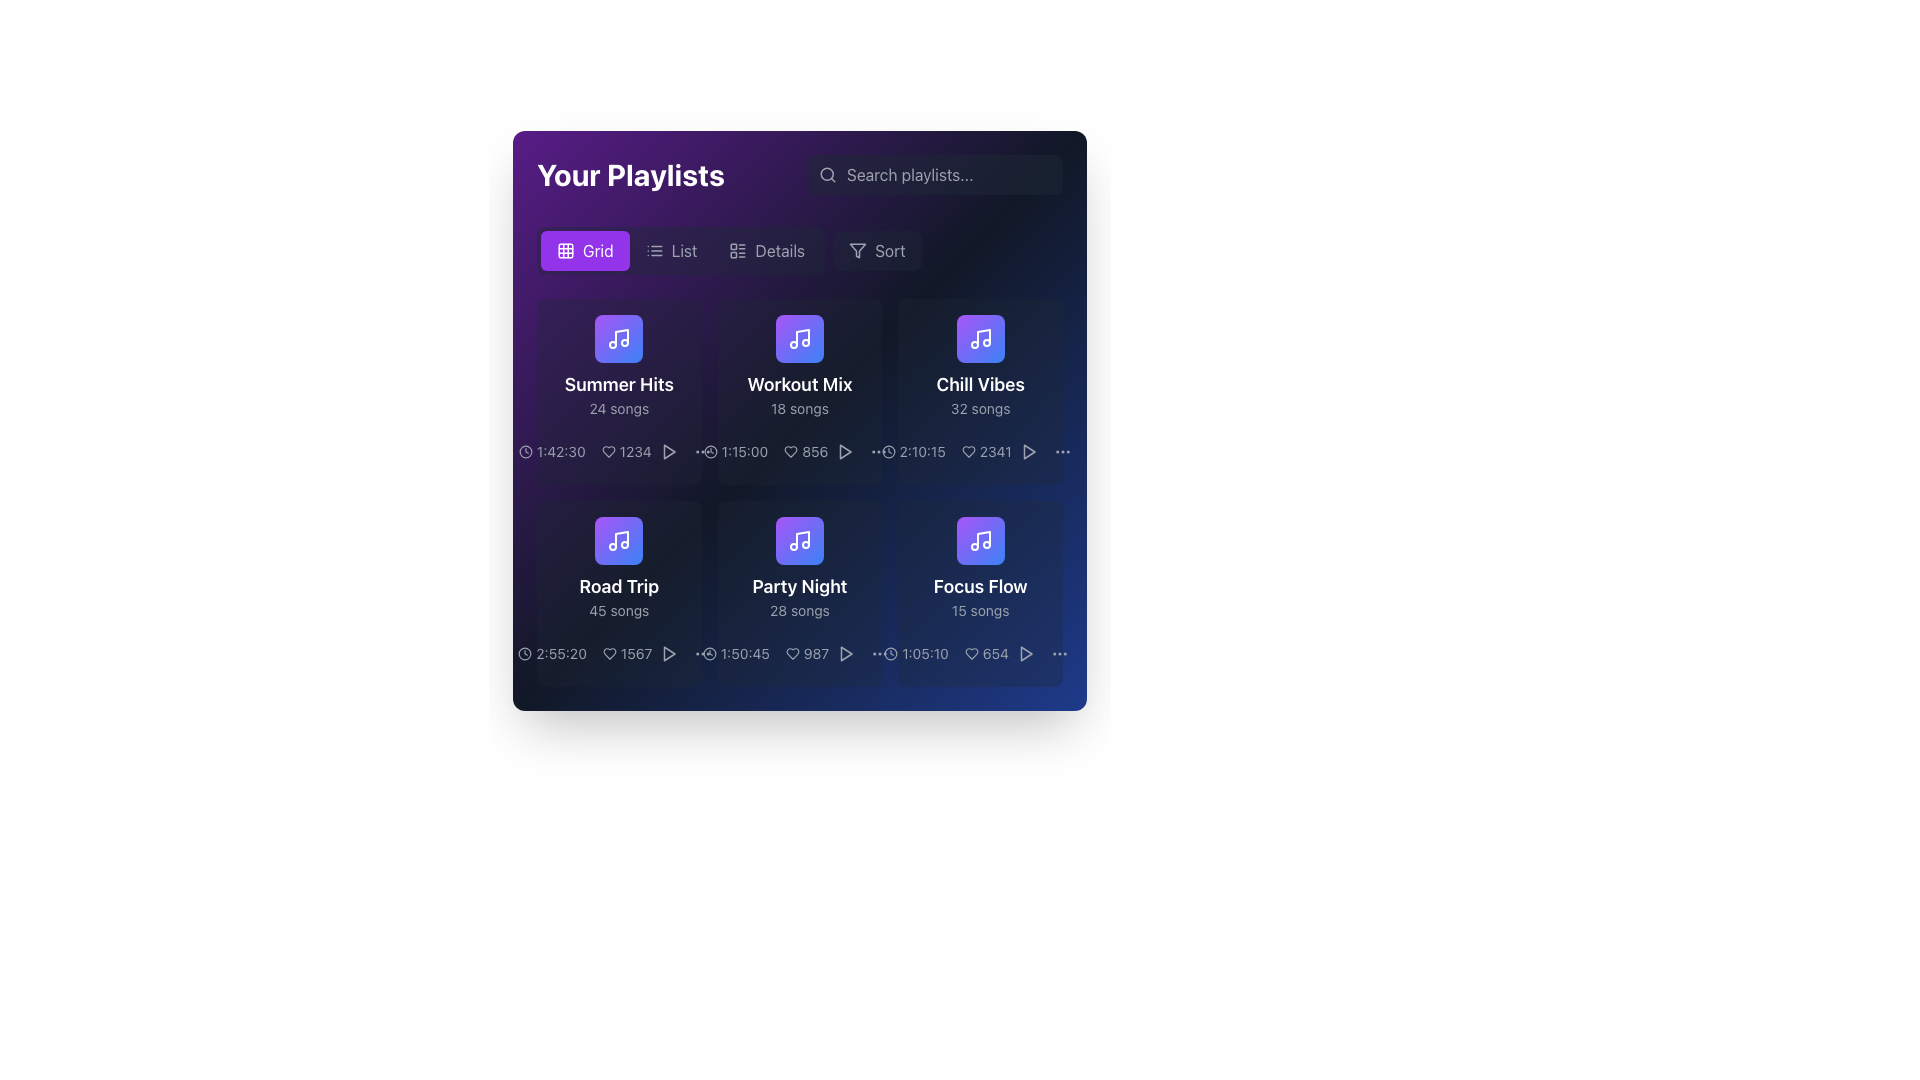  I want to click on to select the 'Focus Flow' playlist card, which features a bold white title and a musical note icon, located in the bottom-right corner of the playlist grid interface, so click(980, 593).